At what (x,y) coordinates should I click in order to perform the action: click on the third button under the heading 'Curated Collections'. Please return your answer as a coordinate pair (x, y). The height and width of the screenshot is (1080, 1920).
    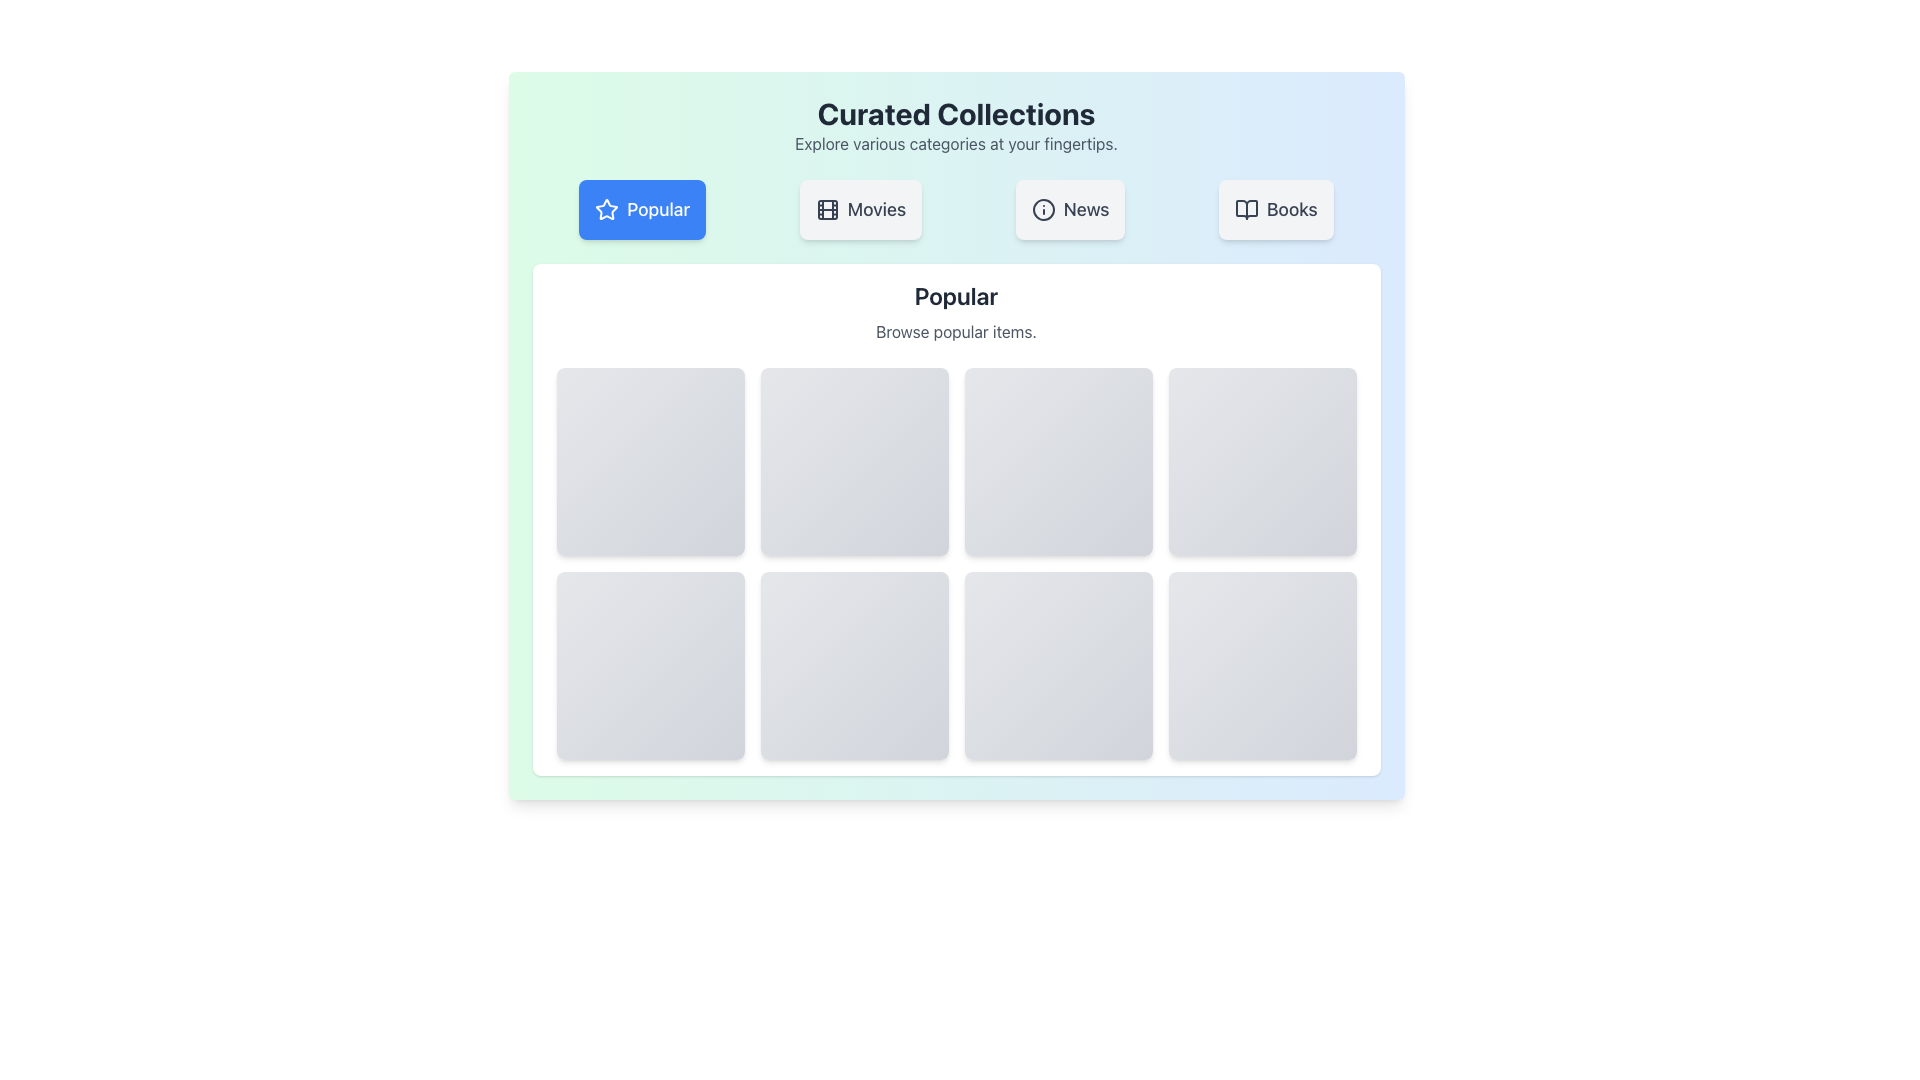
    Looking at the image, I should click on (1069, 209).